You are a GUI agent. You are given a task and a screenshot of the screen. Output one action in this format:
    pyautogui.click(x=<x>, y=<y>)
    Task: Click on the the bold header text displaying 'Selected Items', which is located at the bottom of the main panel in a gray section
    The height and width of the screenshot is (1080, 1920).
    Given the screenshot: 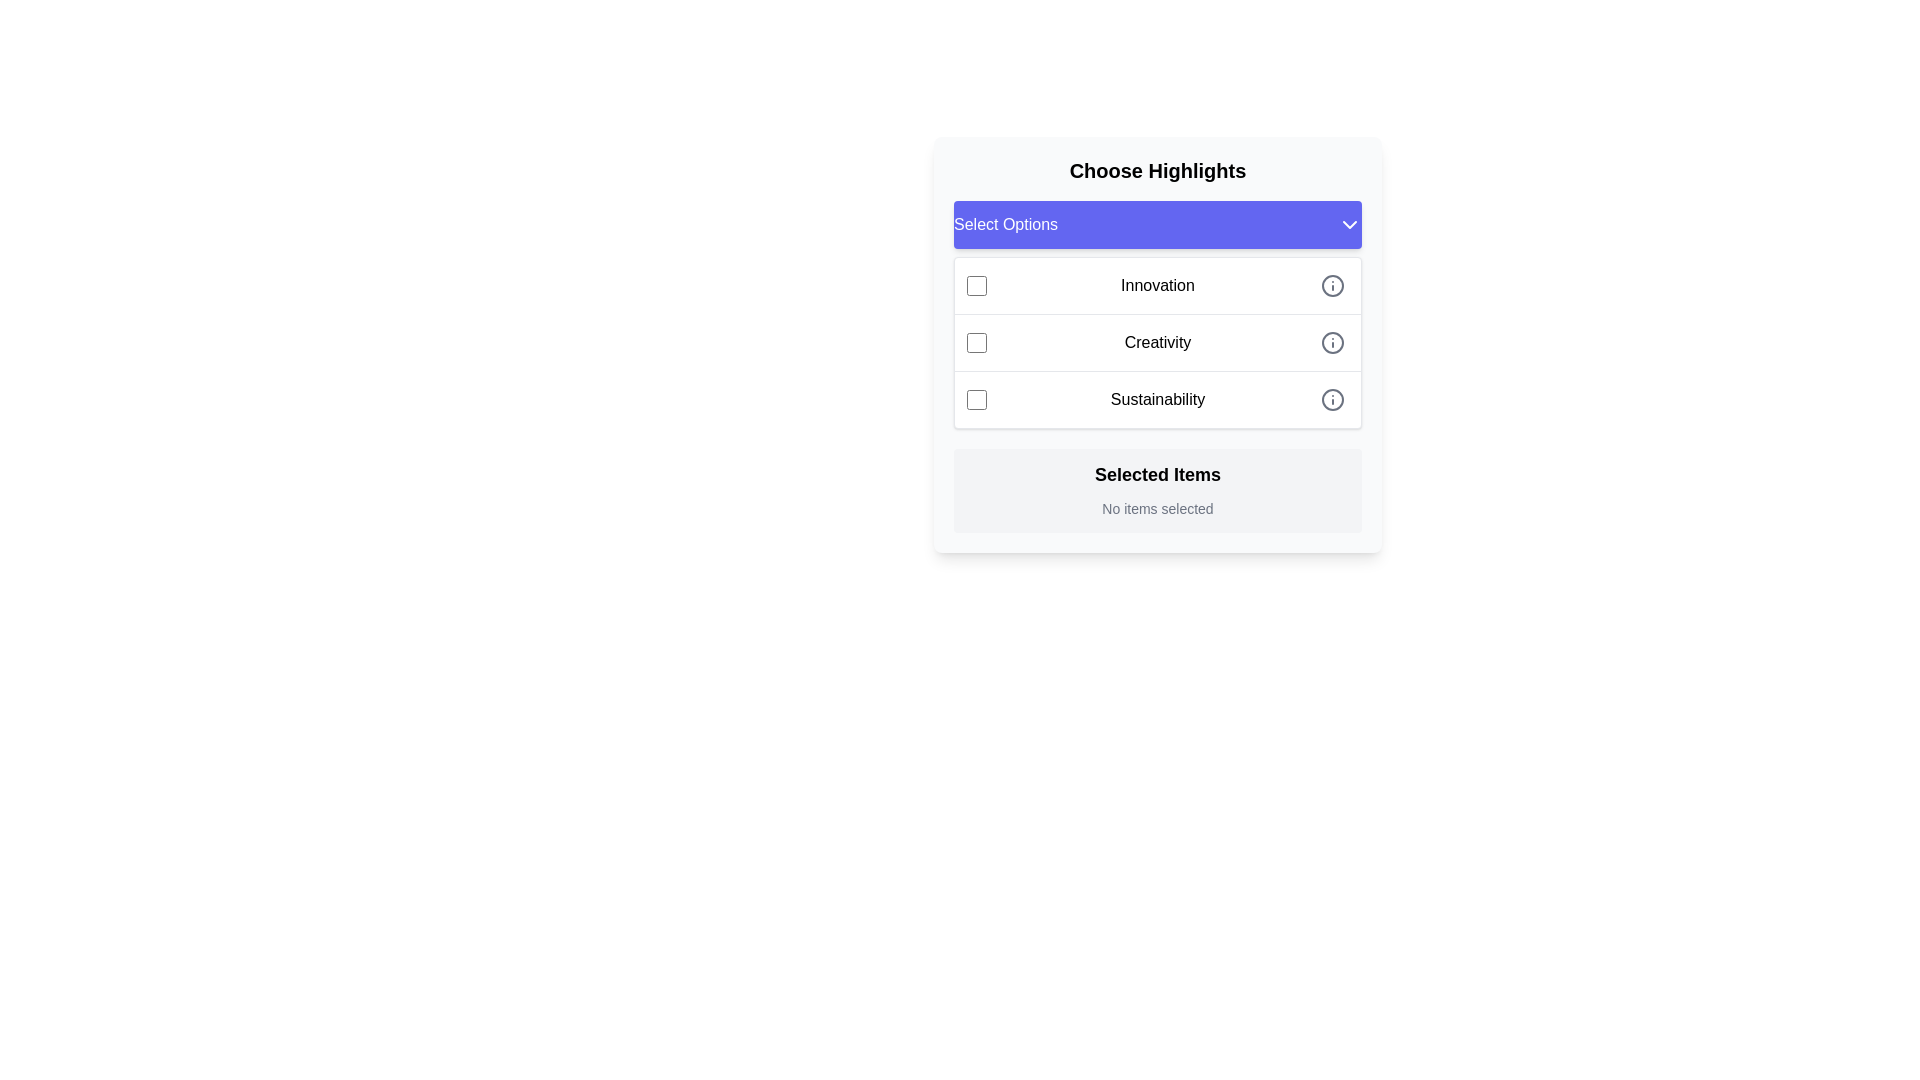 What is the action you would take?
    pyautogui.click(x=1157, y=474)
    